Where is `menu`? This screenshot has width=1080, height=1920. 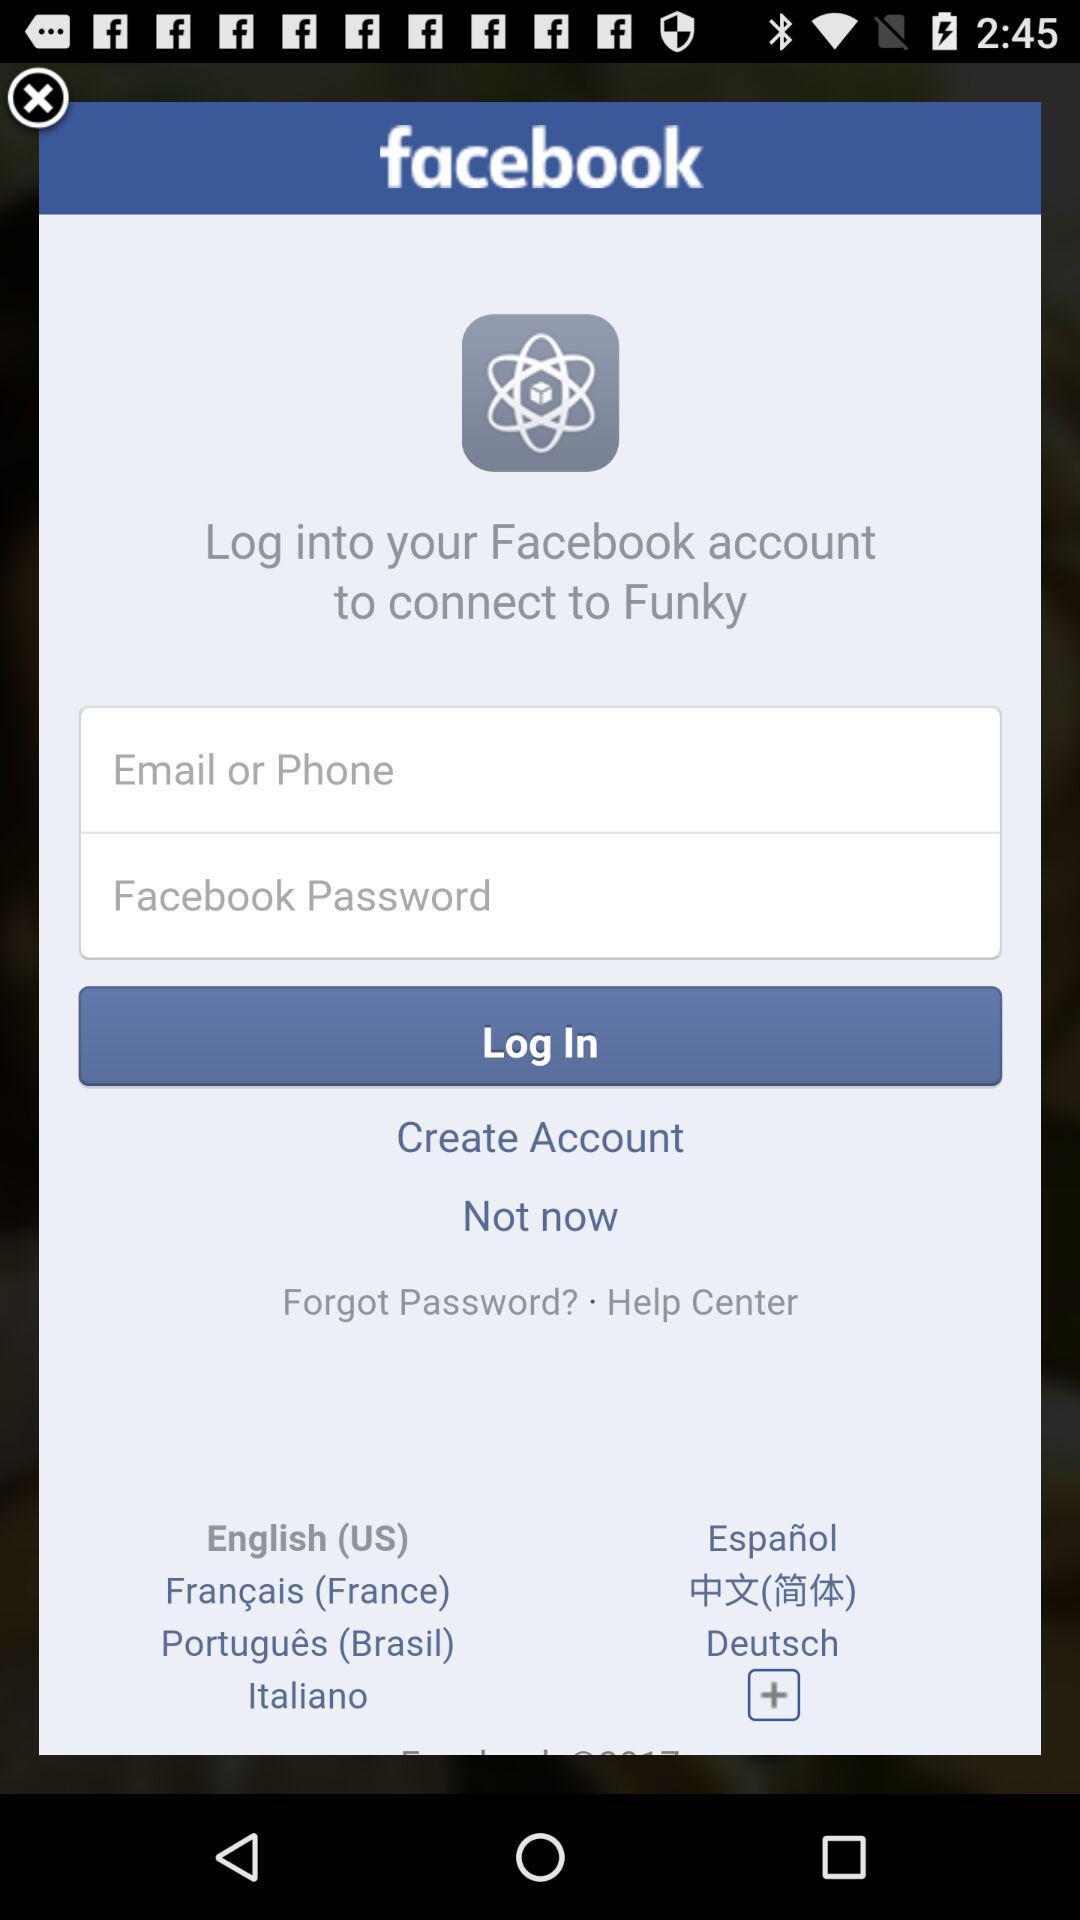 menu is located at coordinates (38, 100).